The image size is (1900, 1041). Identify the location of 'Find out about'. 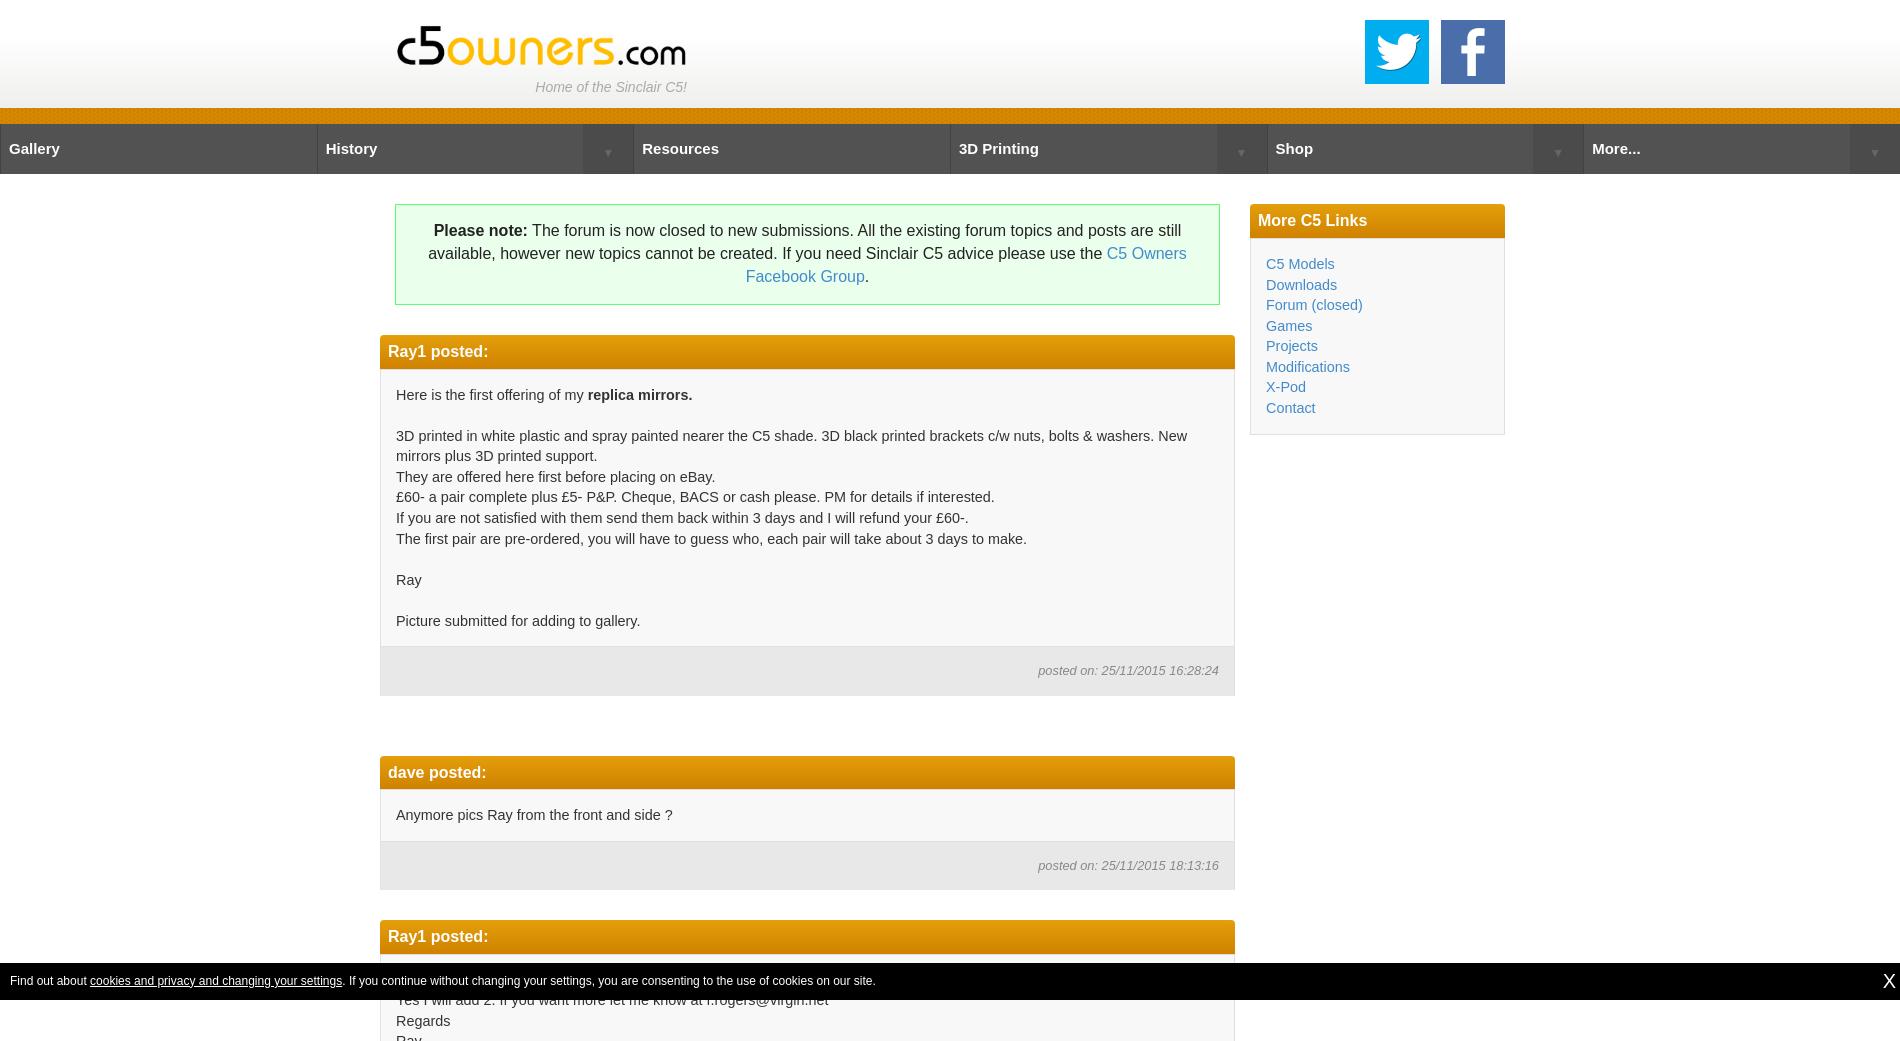
(49, 979).